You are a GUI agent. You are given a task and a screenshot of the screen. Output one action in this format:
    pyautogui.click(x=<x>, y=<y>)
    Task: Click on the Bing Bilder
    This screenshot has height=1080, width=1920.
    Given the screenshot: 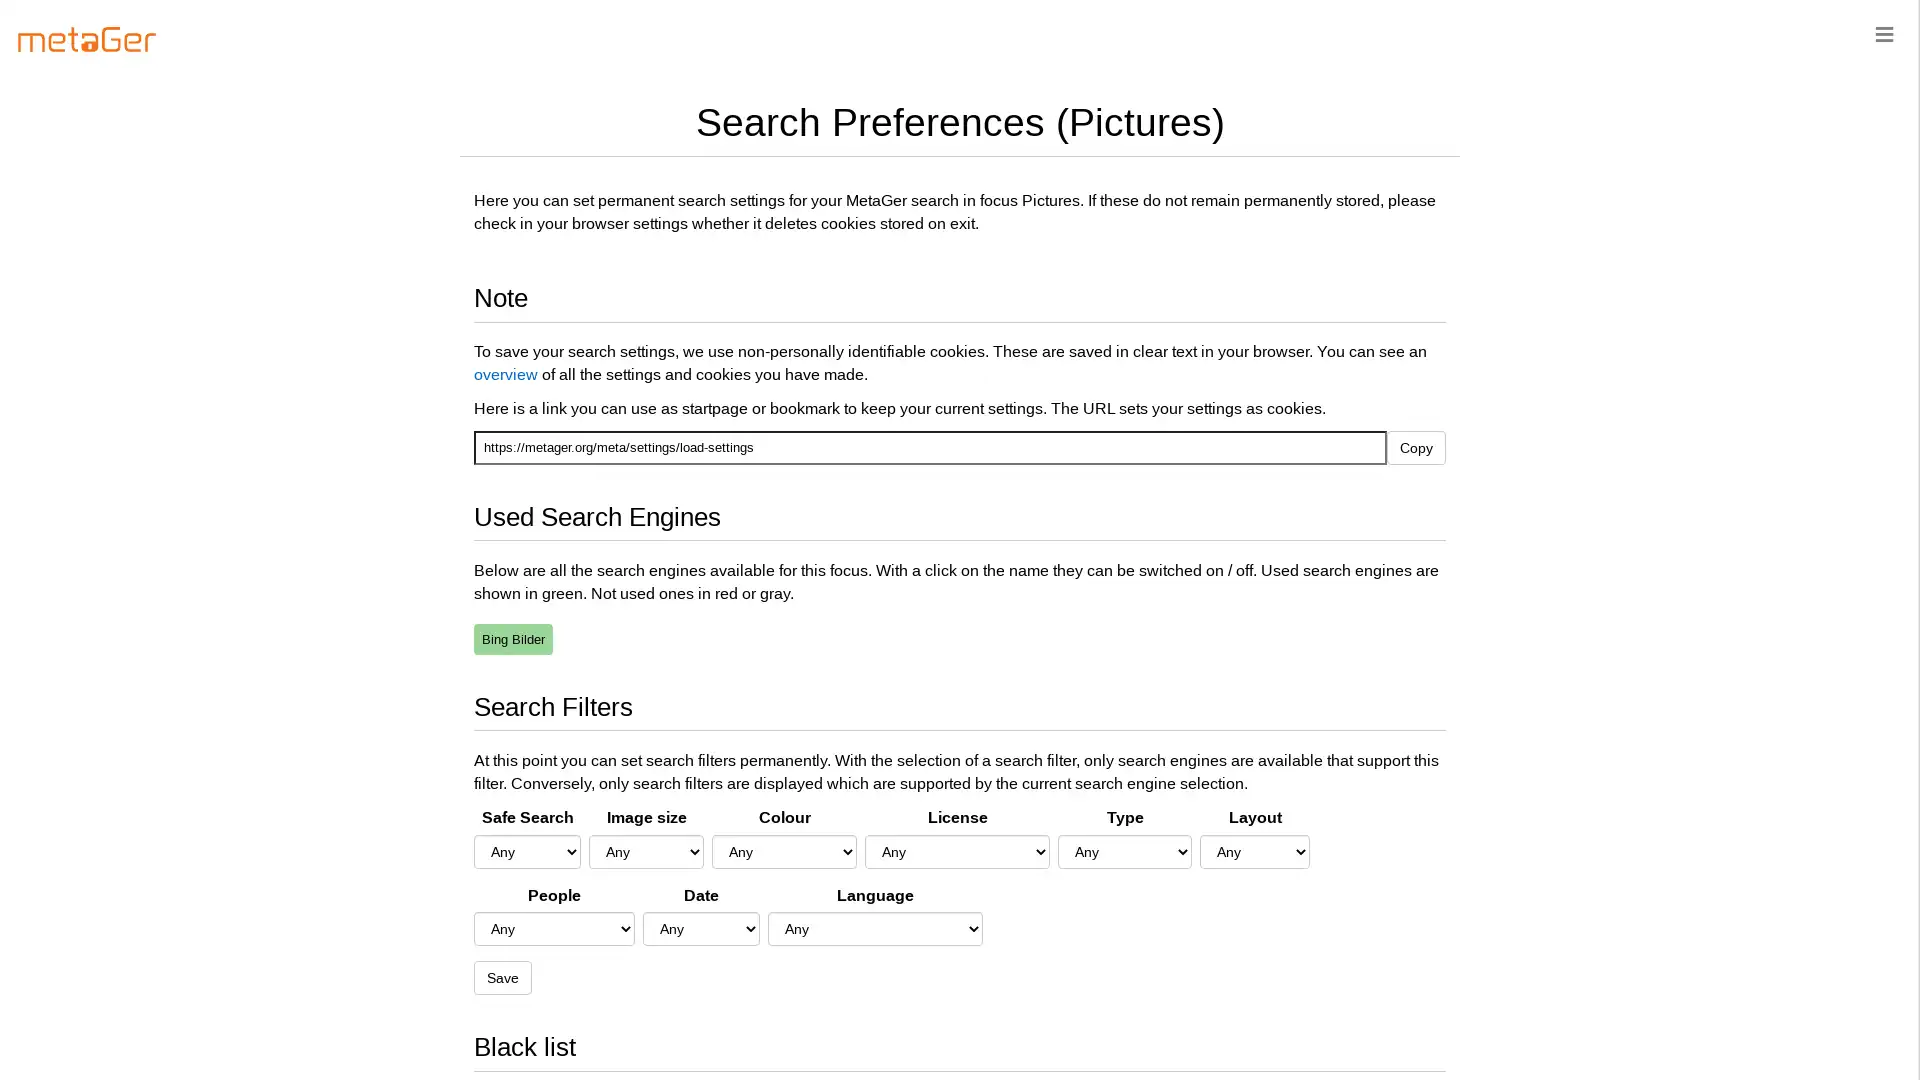 What is the action you would take?
    pyautogui.click(x=513, y=638)
    